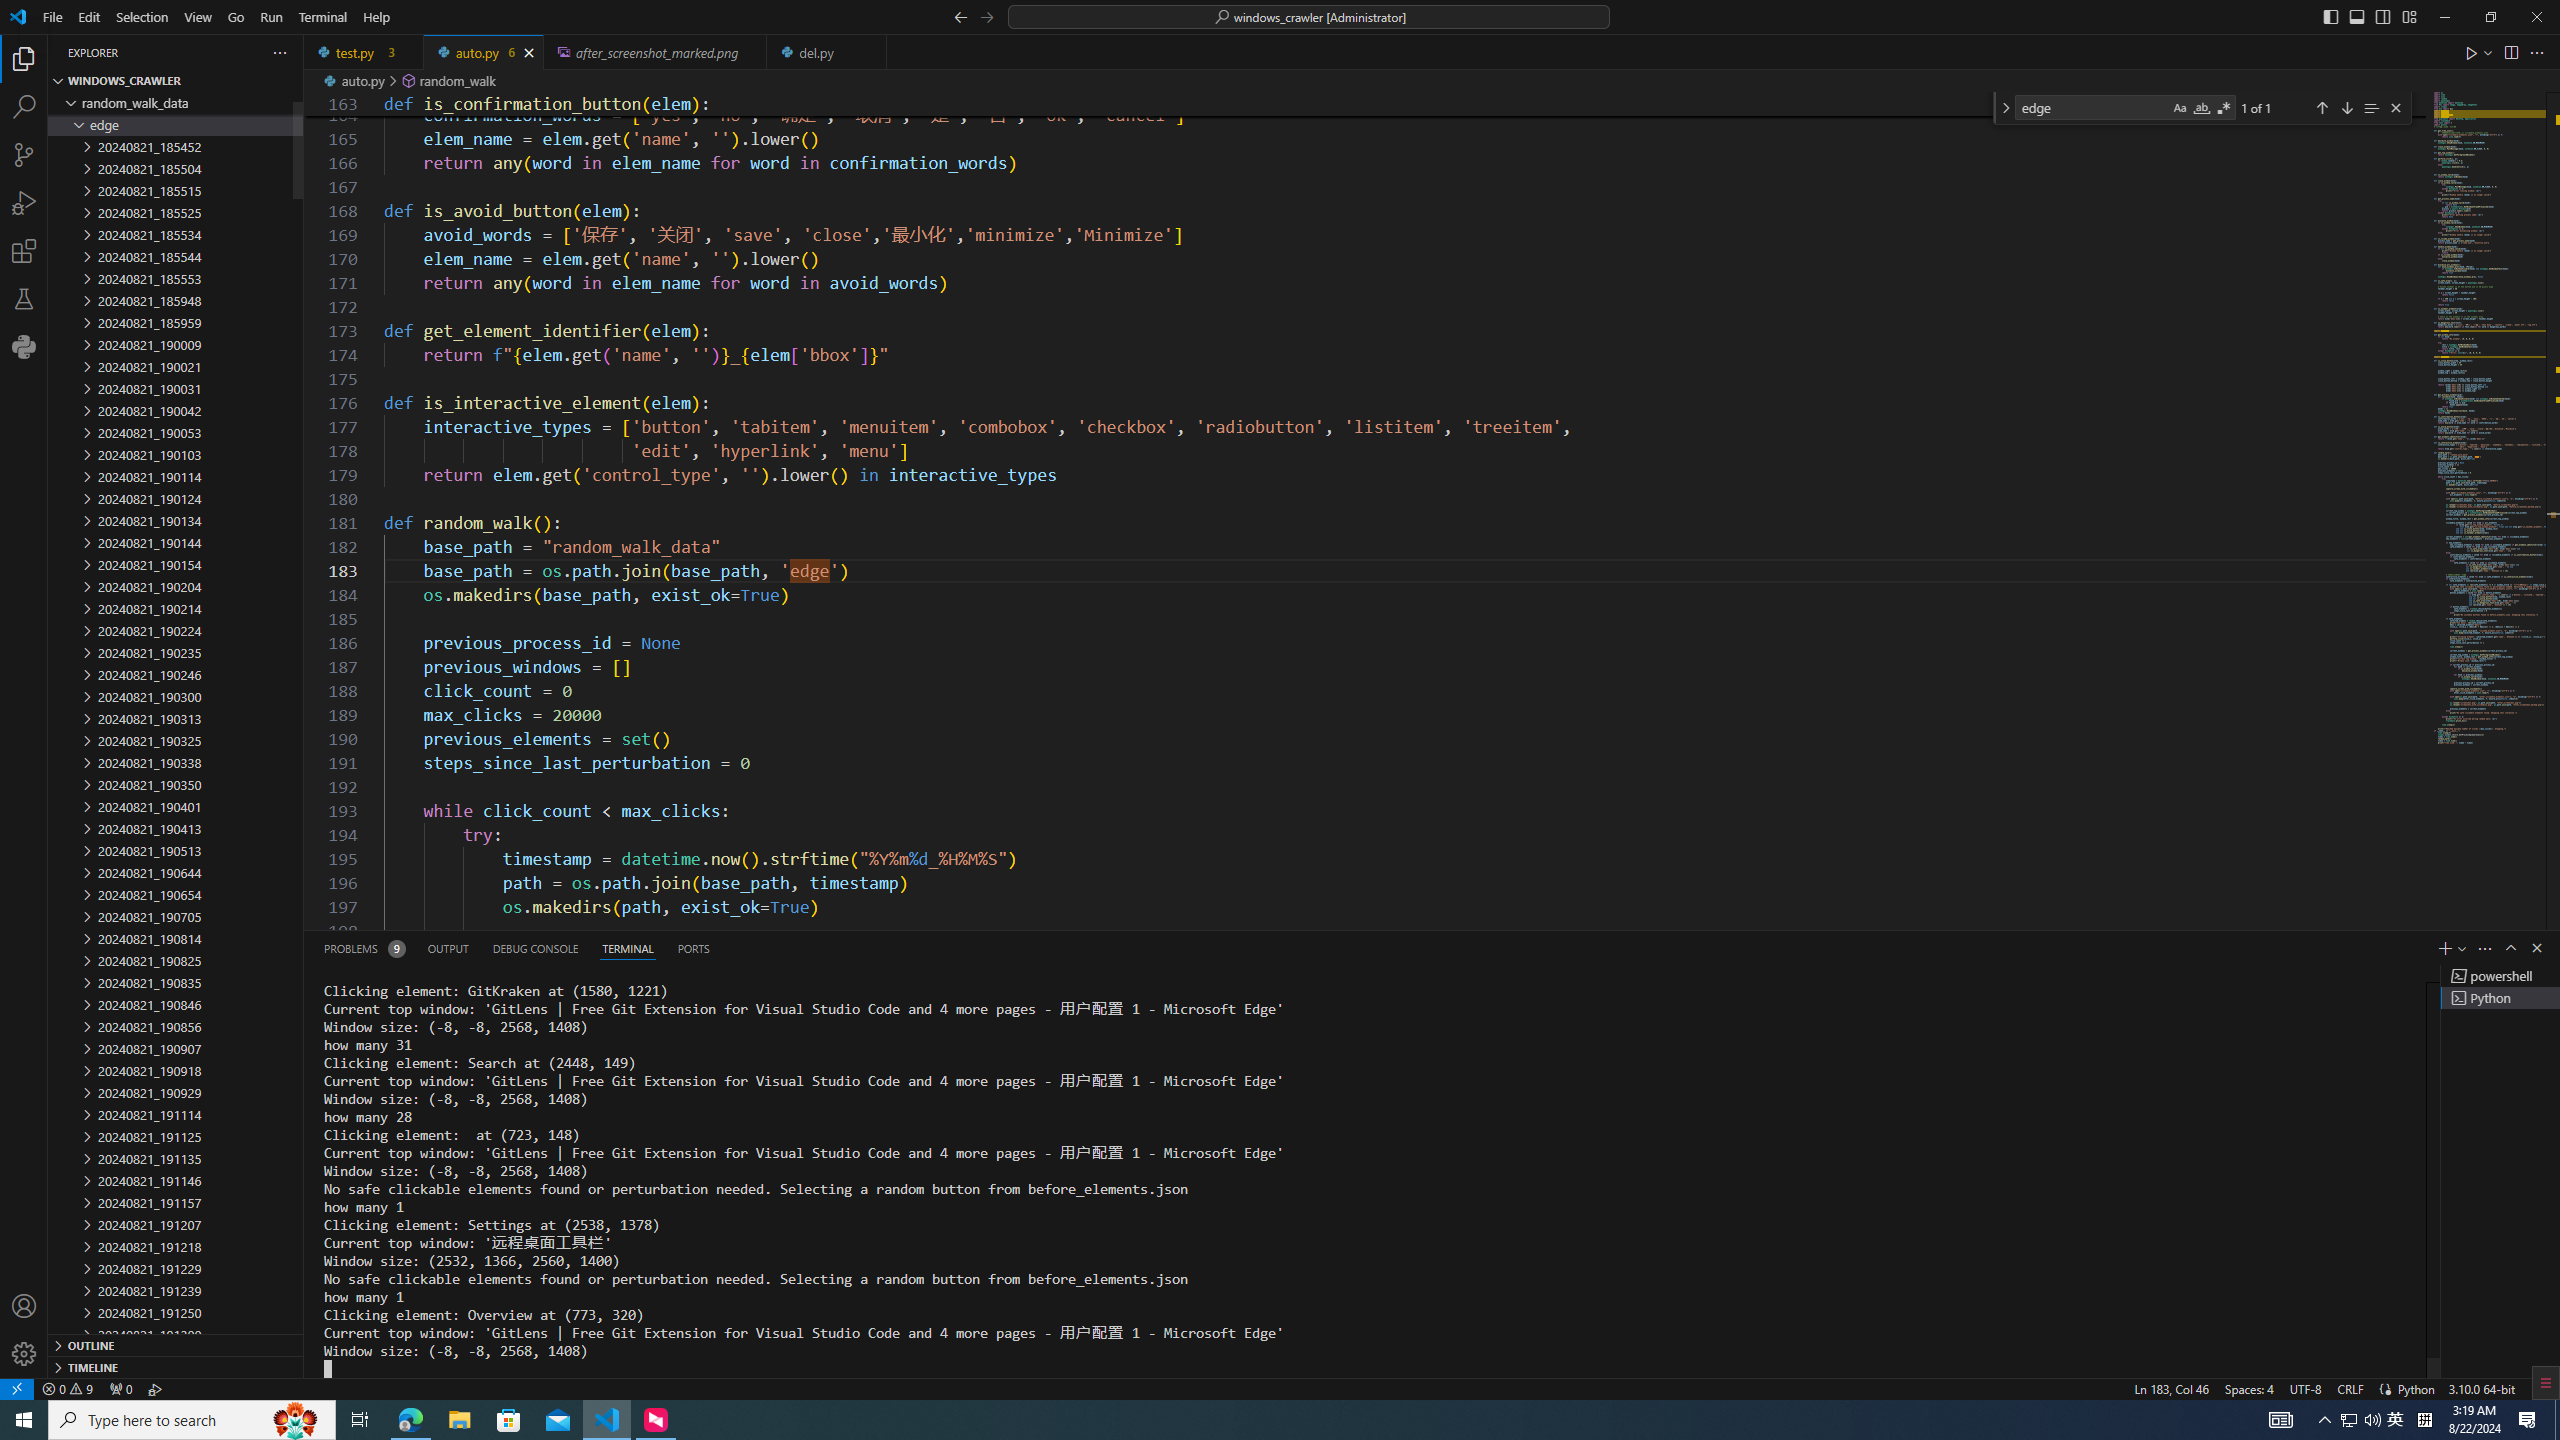 This screenshot has width=2560, height=1440. What do you see at coordinates (24, 107) in the screenshot?
I see `'Search (Ctrl+Shift+F)'` at bounding box center [24, 107].